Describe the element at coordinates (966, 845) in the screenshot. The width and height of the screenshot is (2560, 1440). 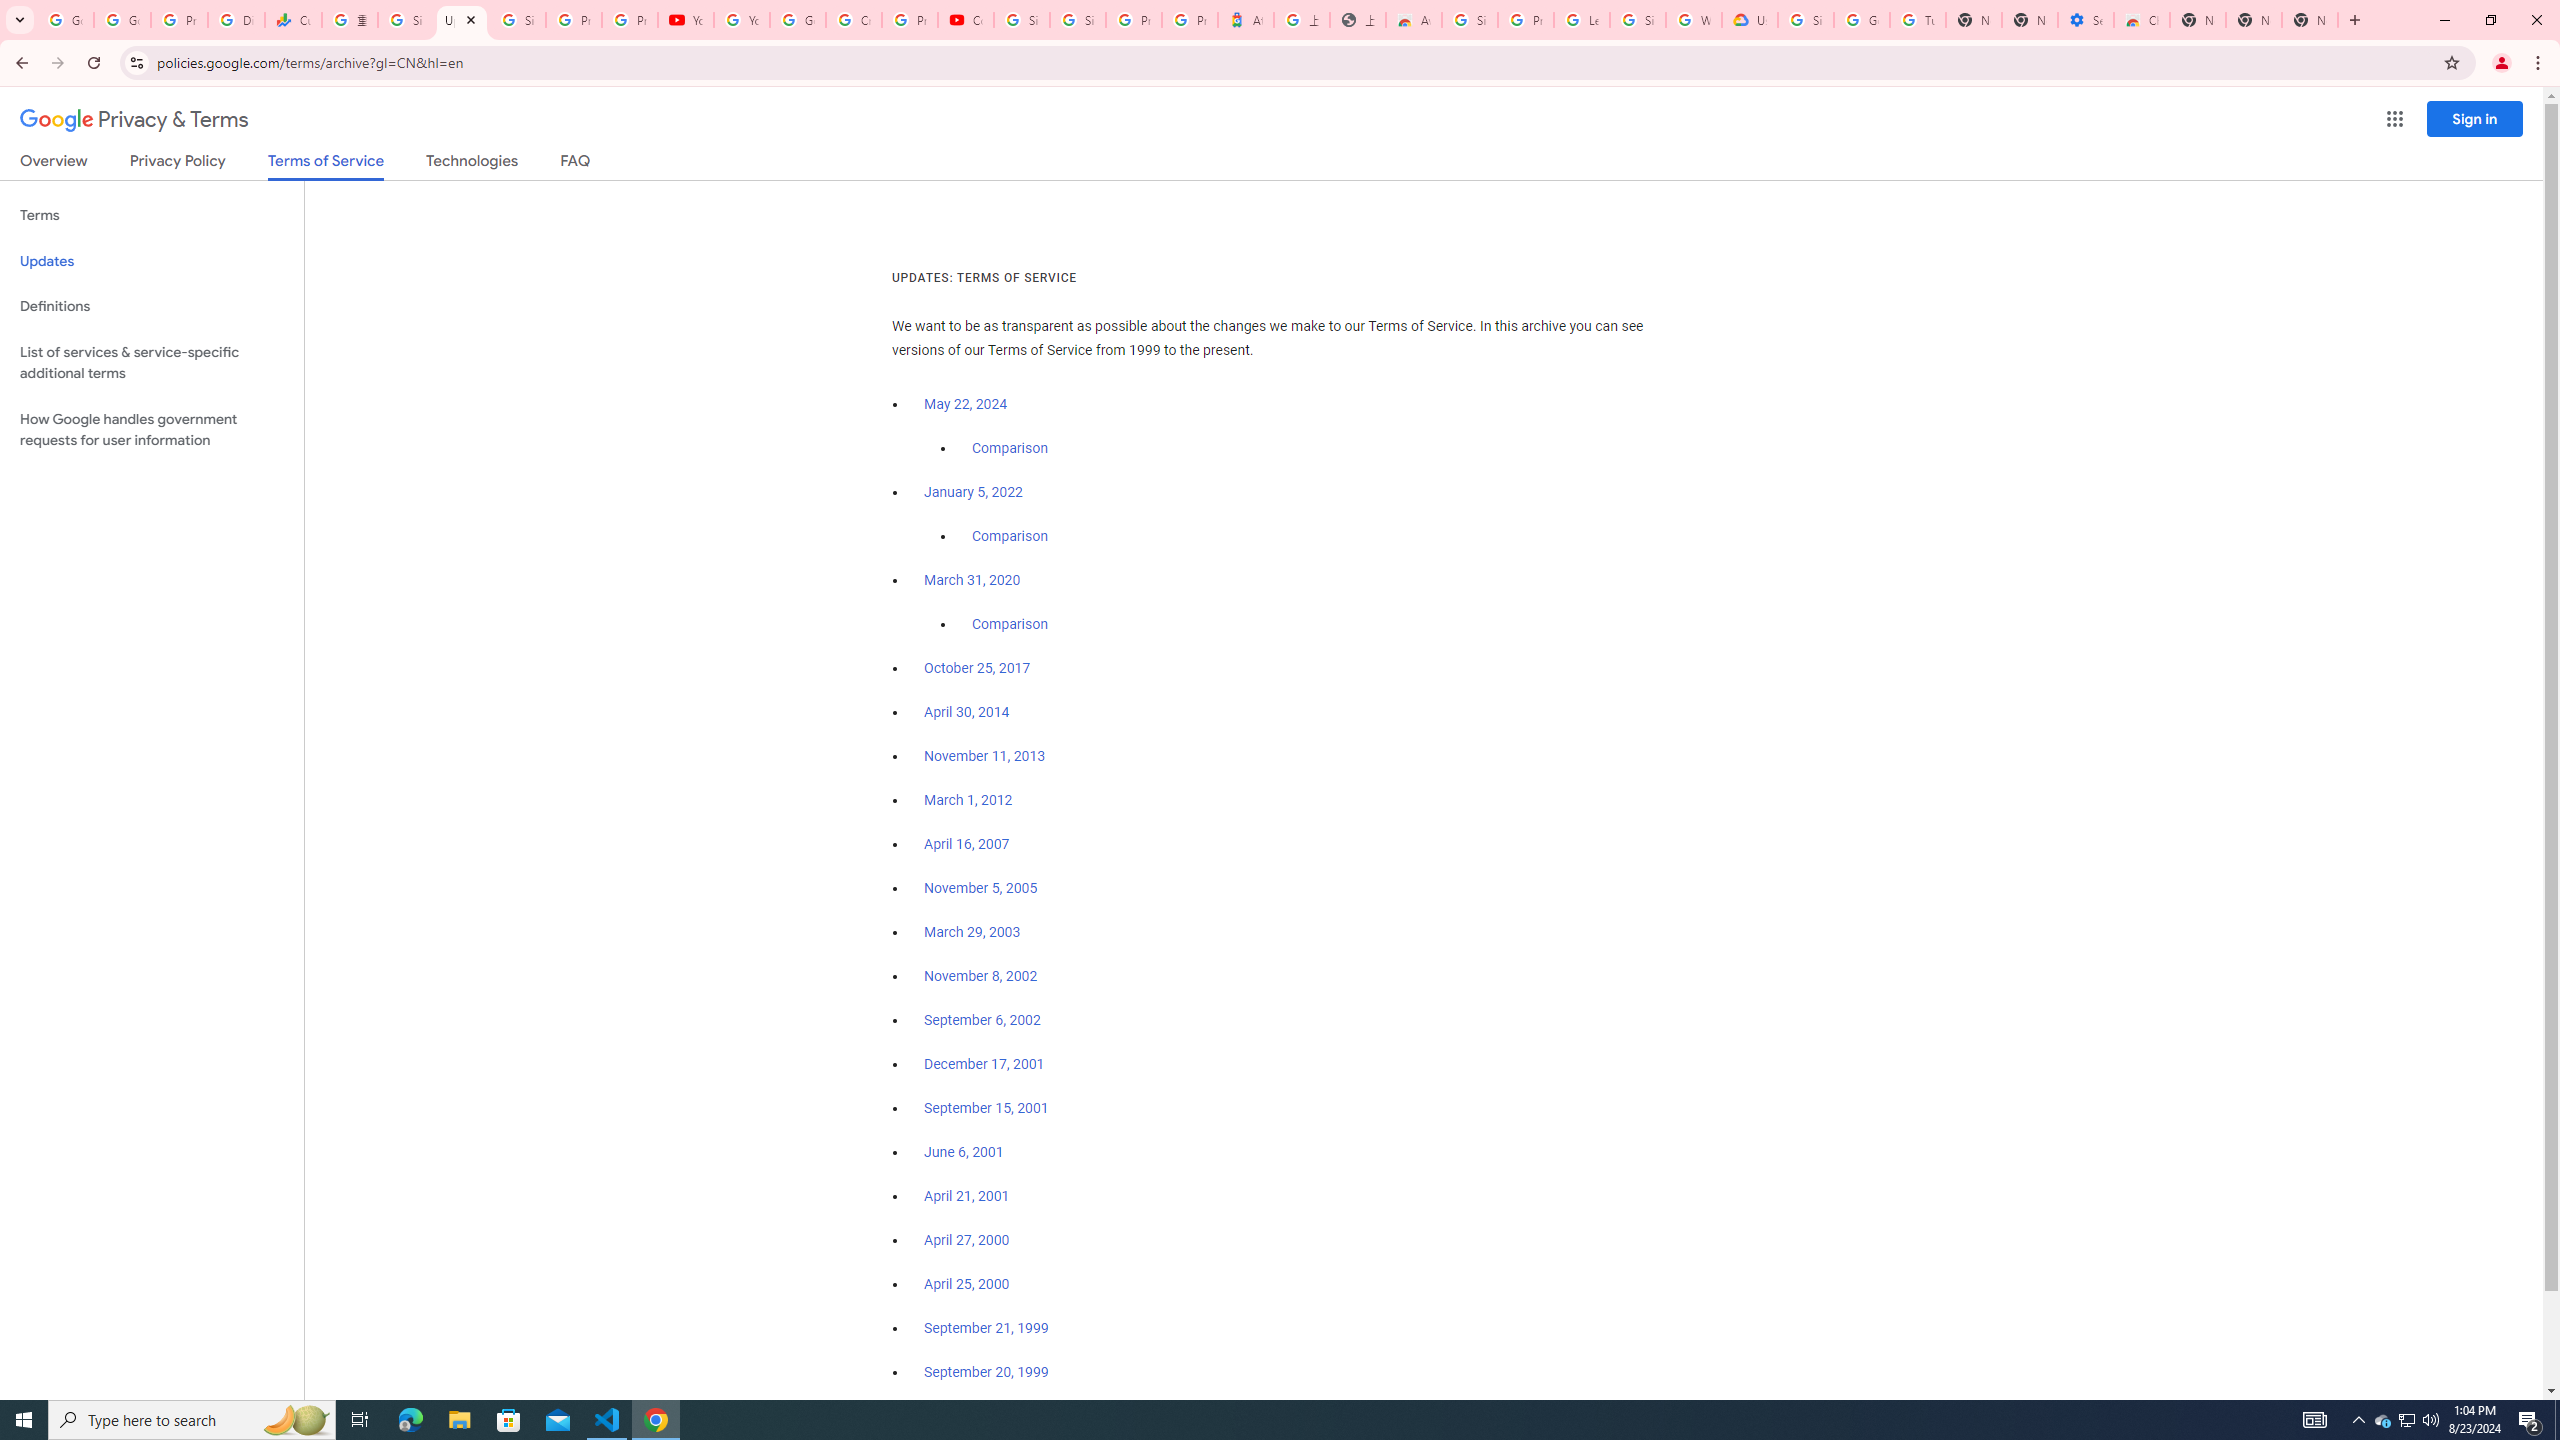
I see `'April 16, 2007'` at that location.